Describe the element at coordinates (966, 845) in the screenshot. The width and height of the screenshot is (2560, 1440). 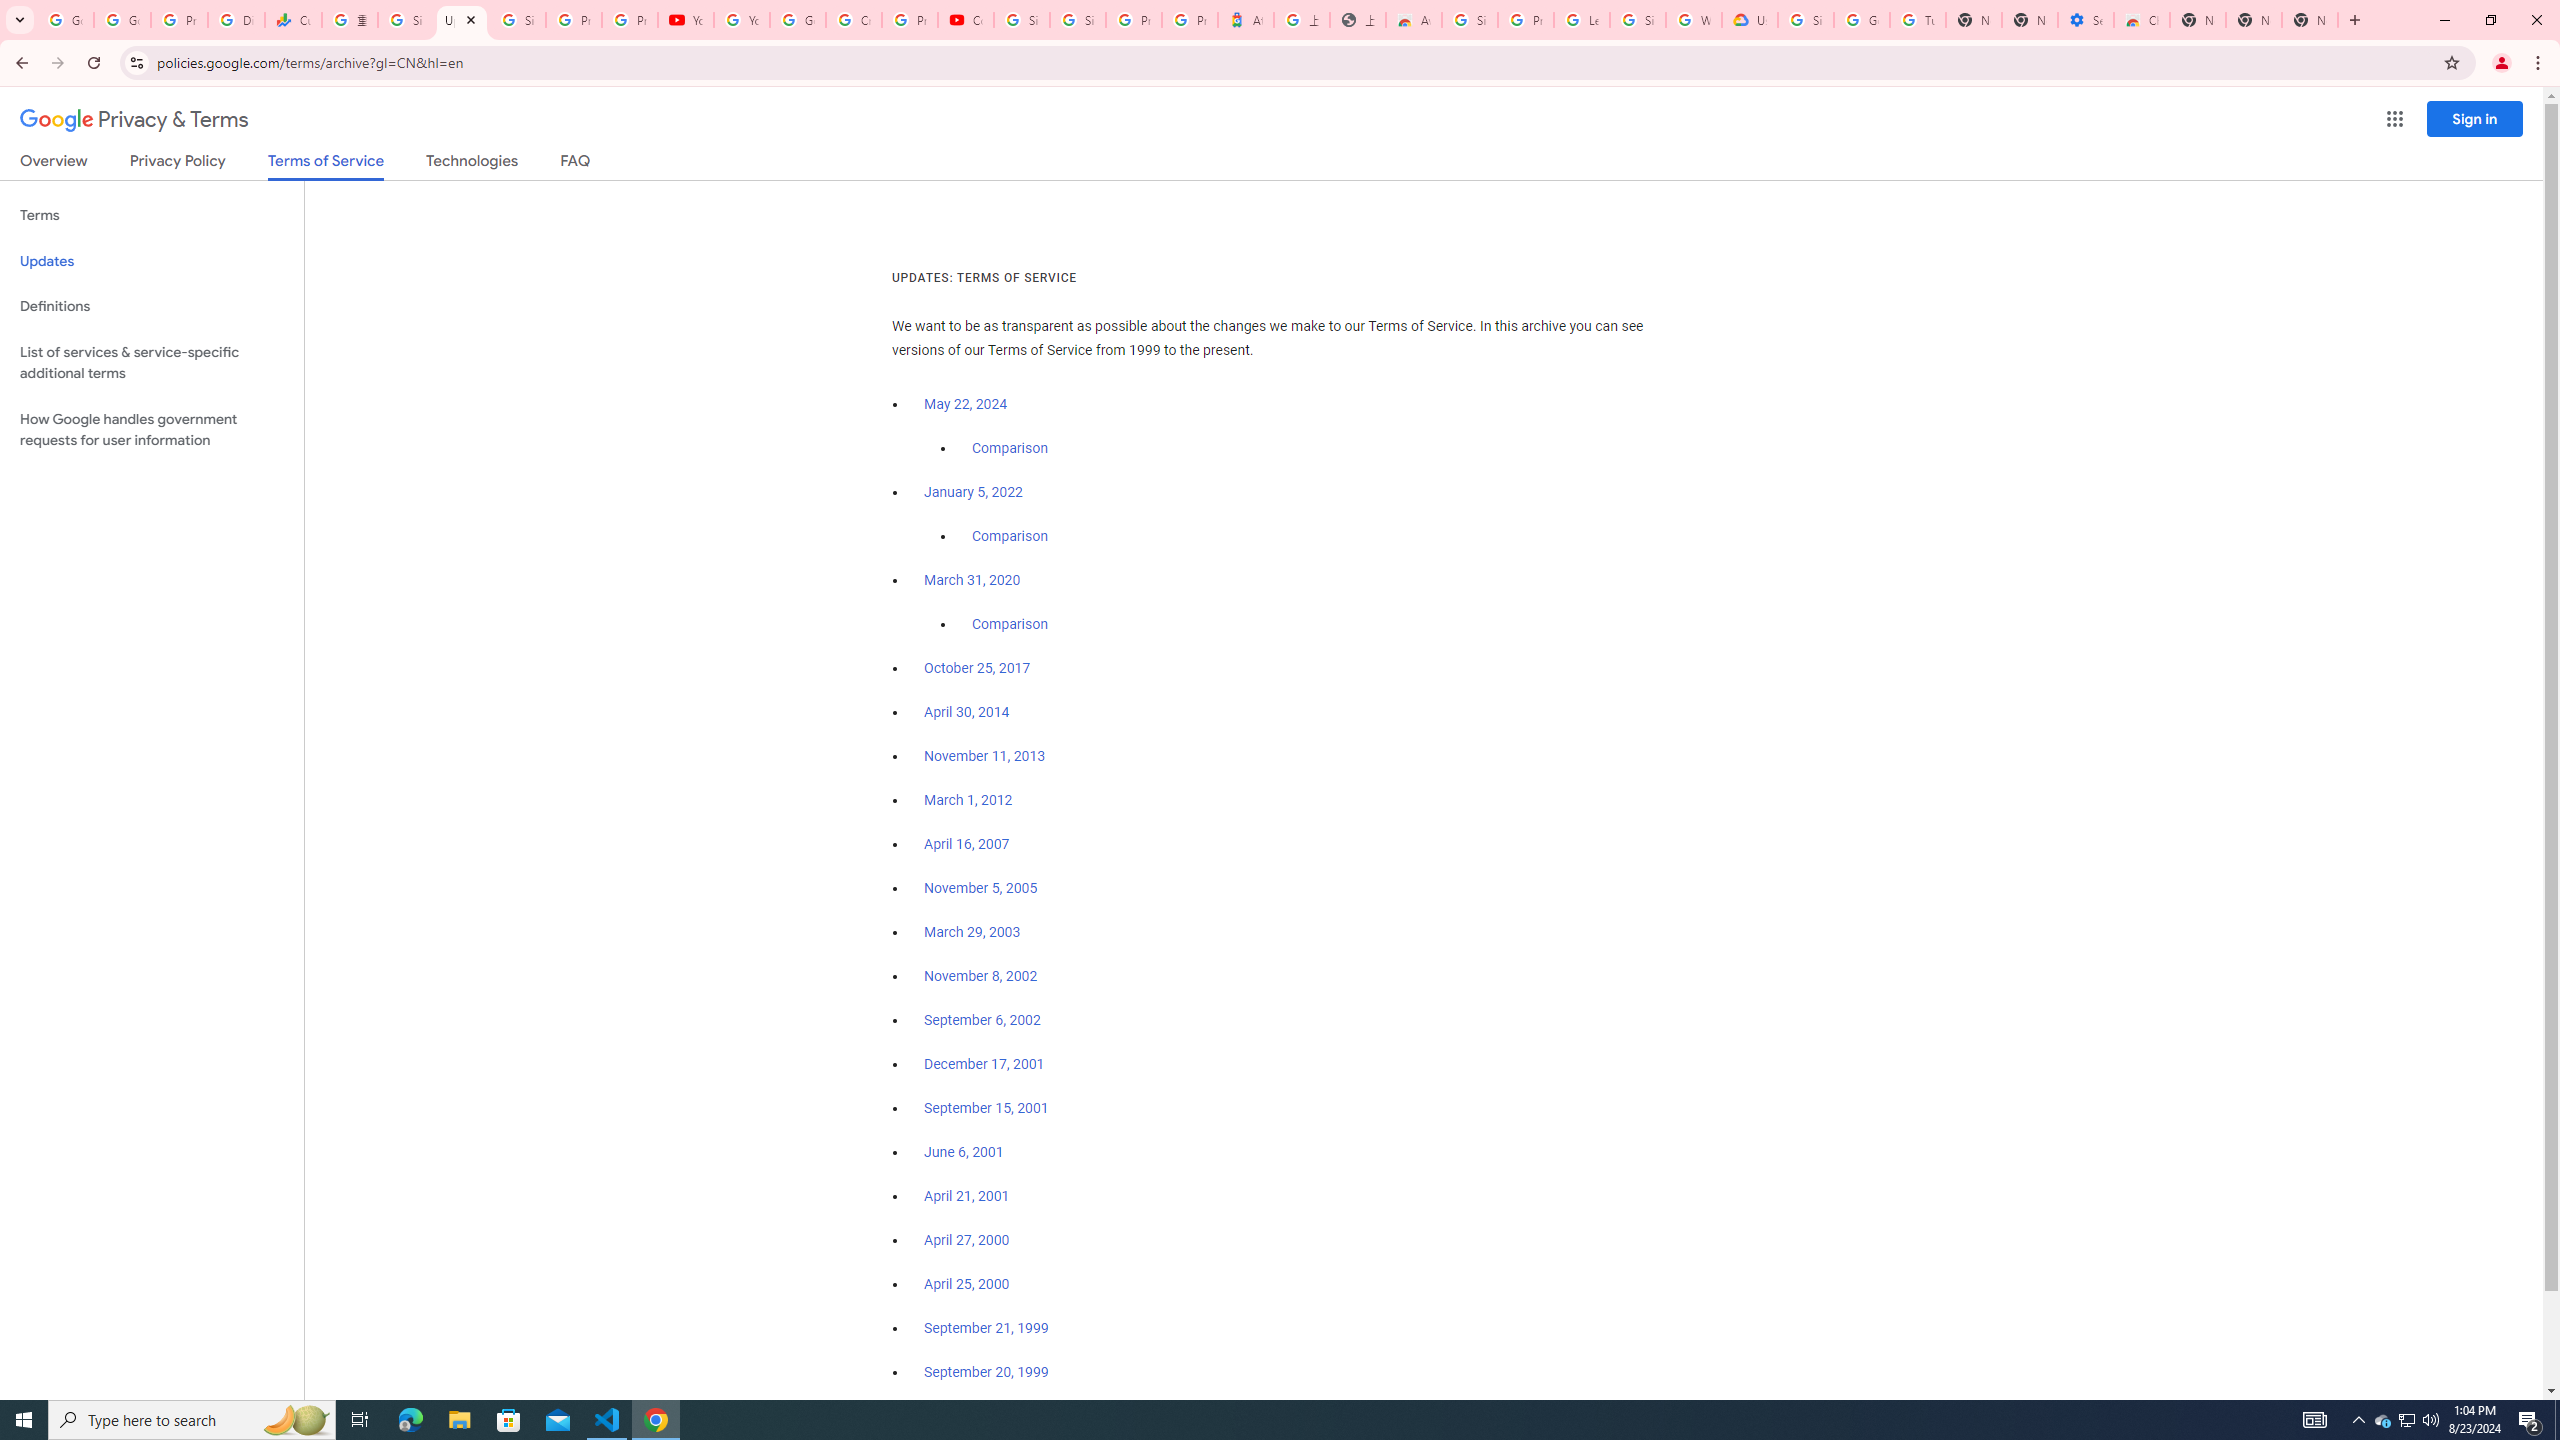
I see `'April 16, 2007'` at that location.